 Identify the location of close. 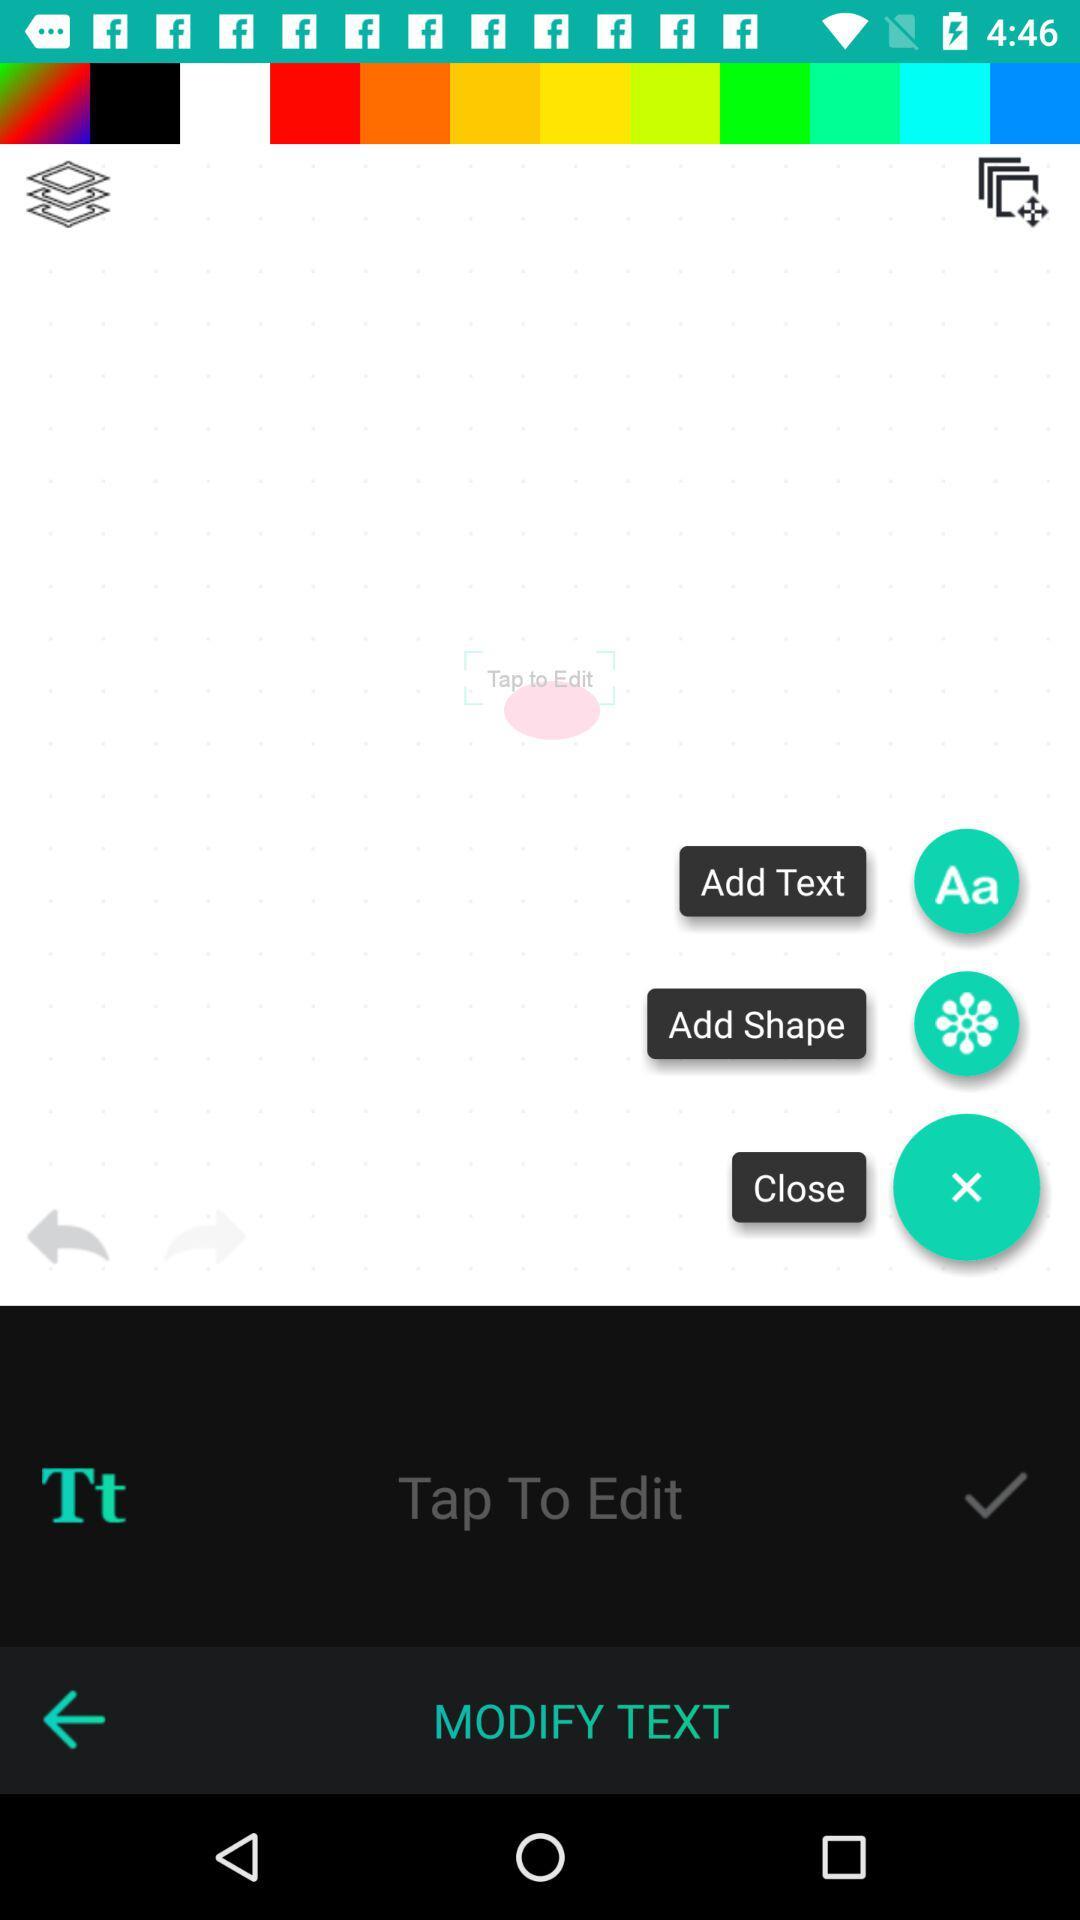
(965, 1187).